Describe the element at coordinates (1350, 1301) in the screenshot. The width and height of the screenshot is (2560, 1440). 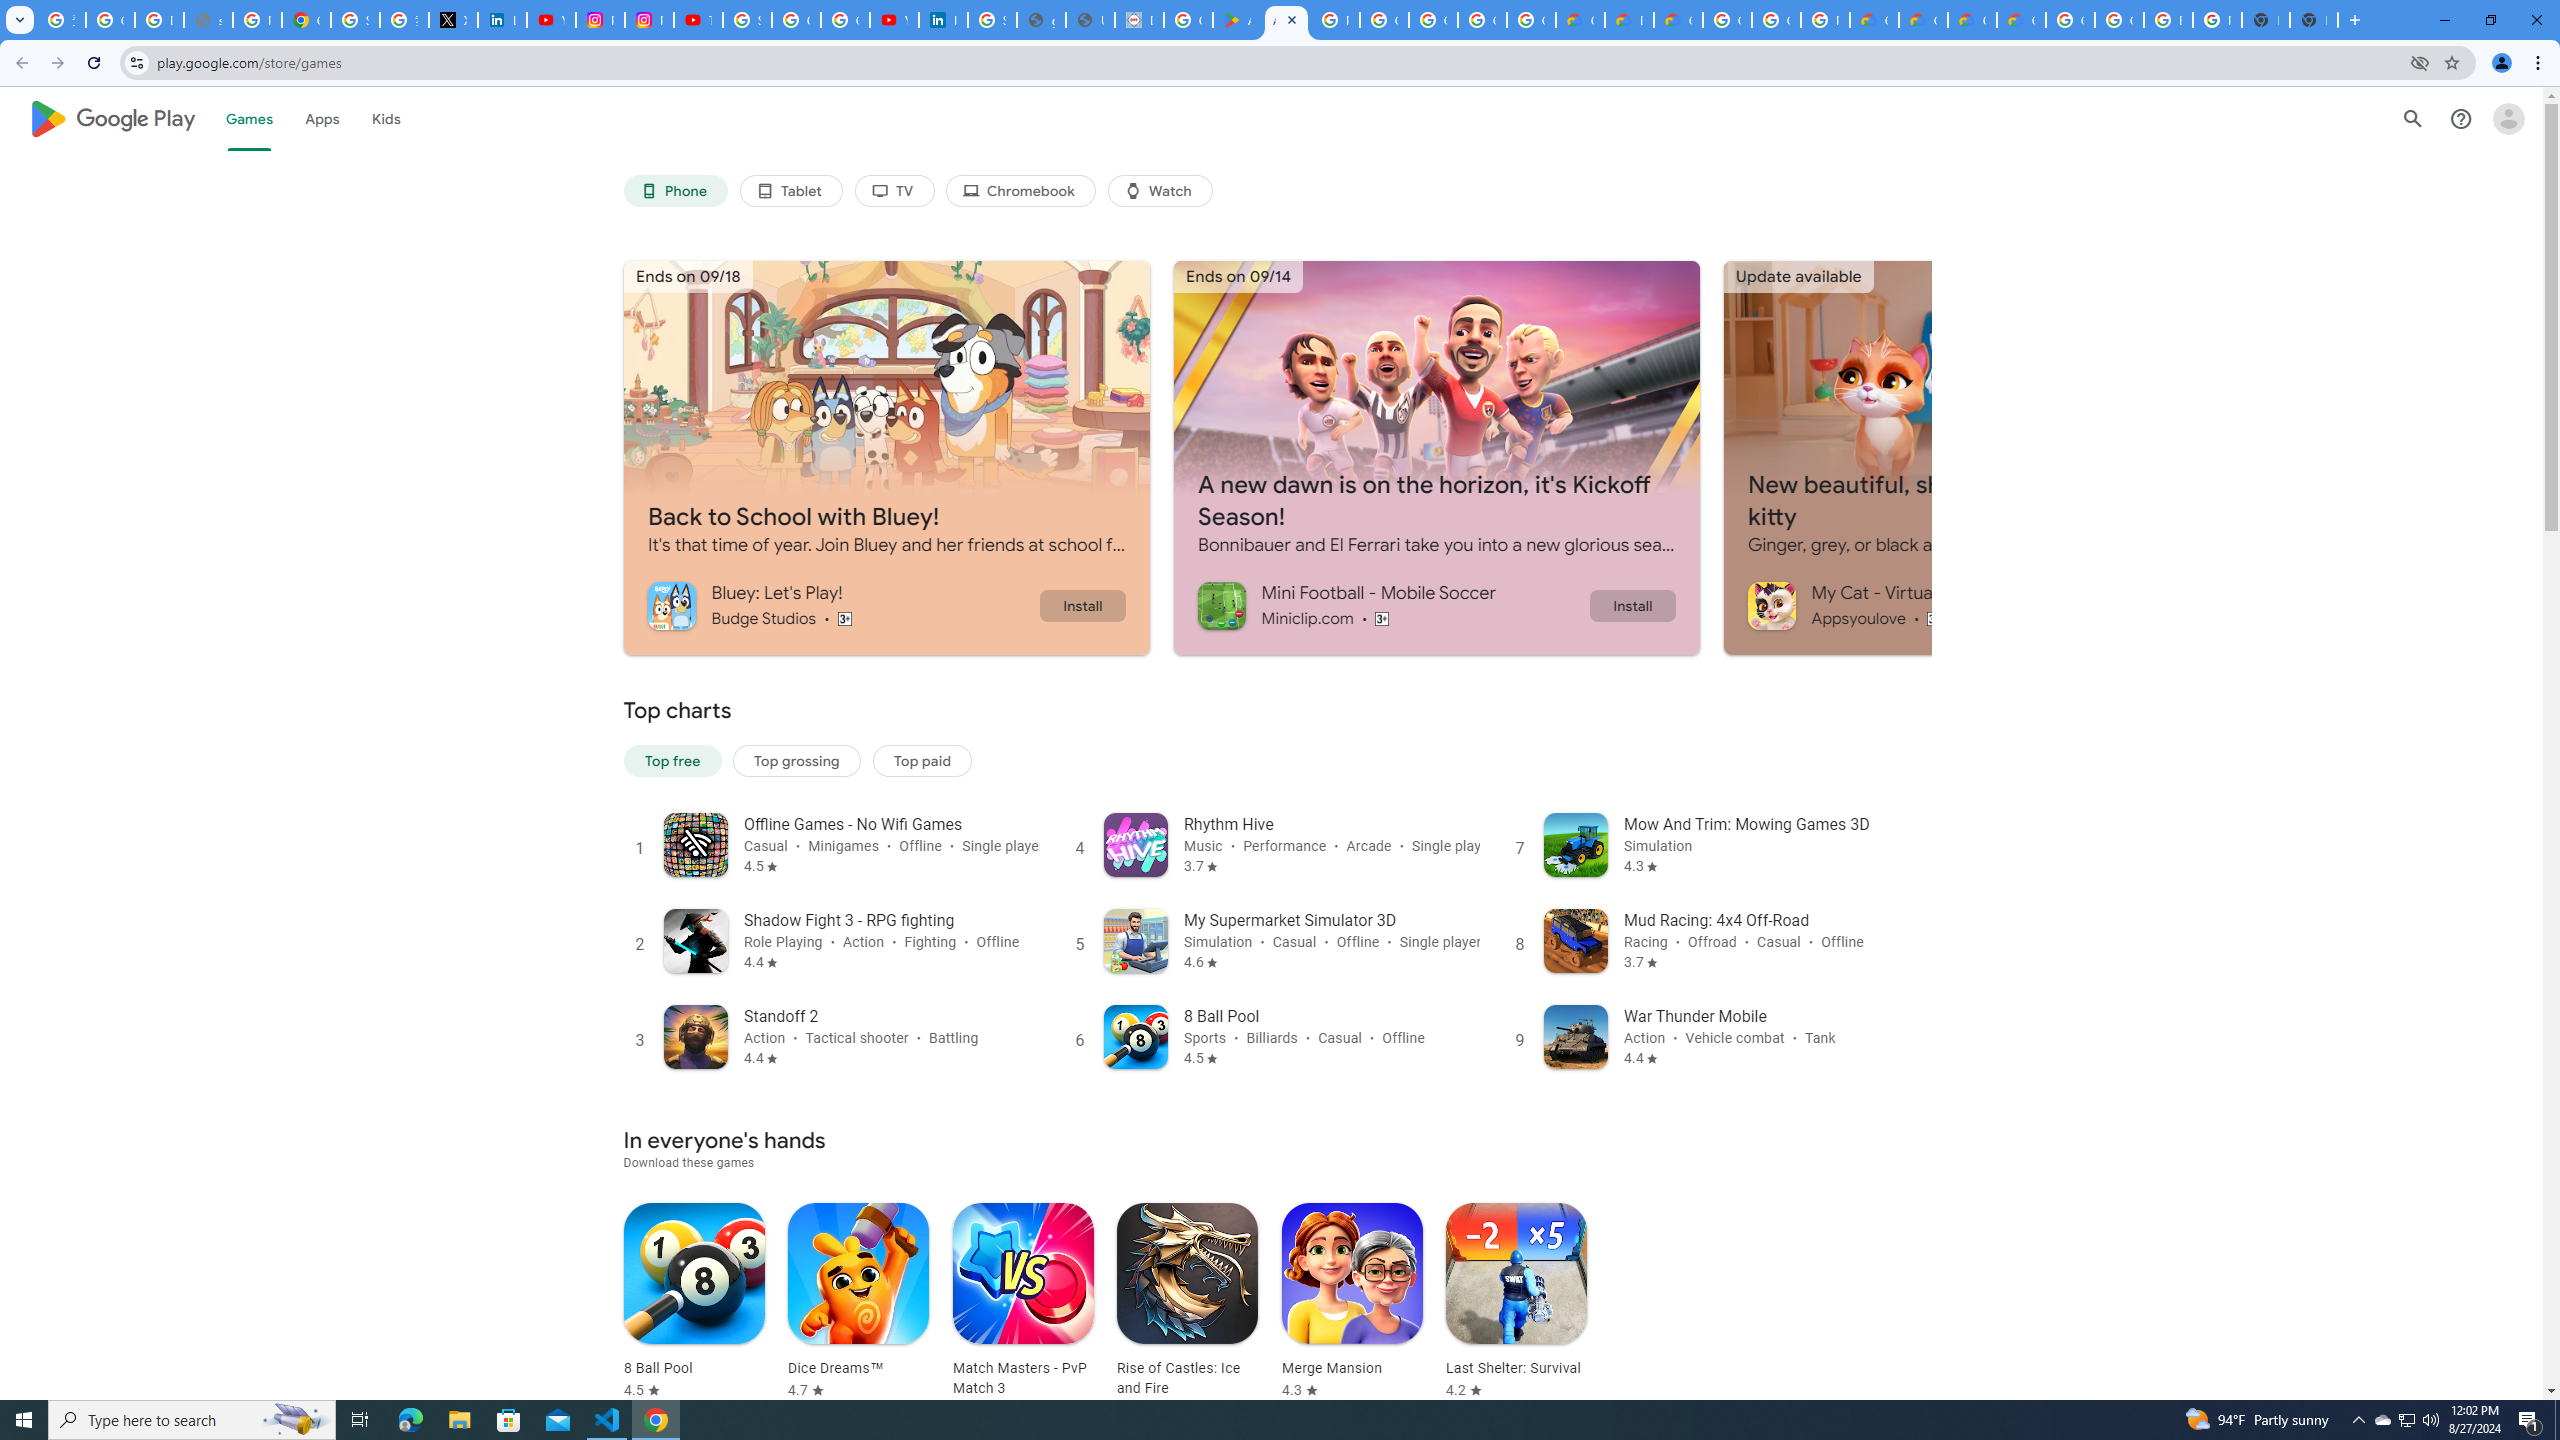
I see `'Merge Mansion Rated 4.3 stars out of five stars'` at that location.